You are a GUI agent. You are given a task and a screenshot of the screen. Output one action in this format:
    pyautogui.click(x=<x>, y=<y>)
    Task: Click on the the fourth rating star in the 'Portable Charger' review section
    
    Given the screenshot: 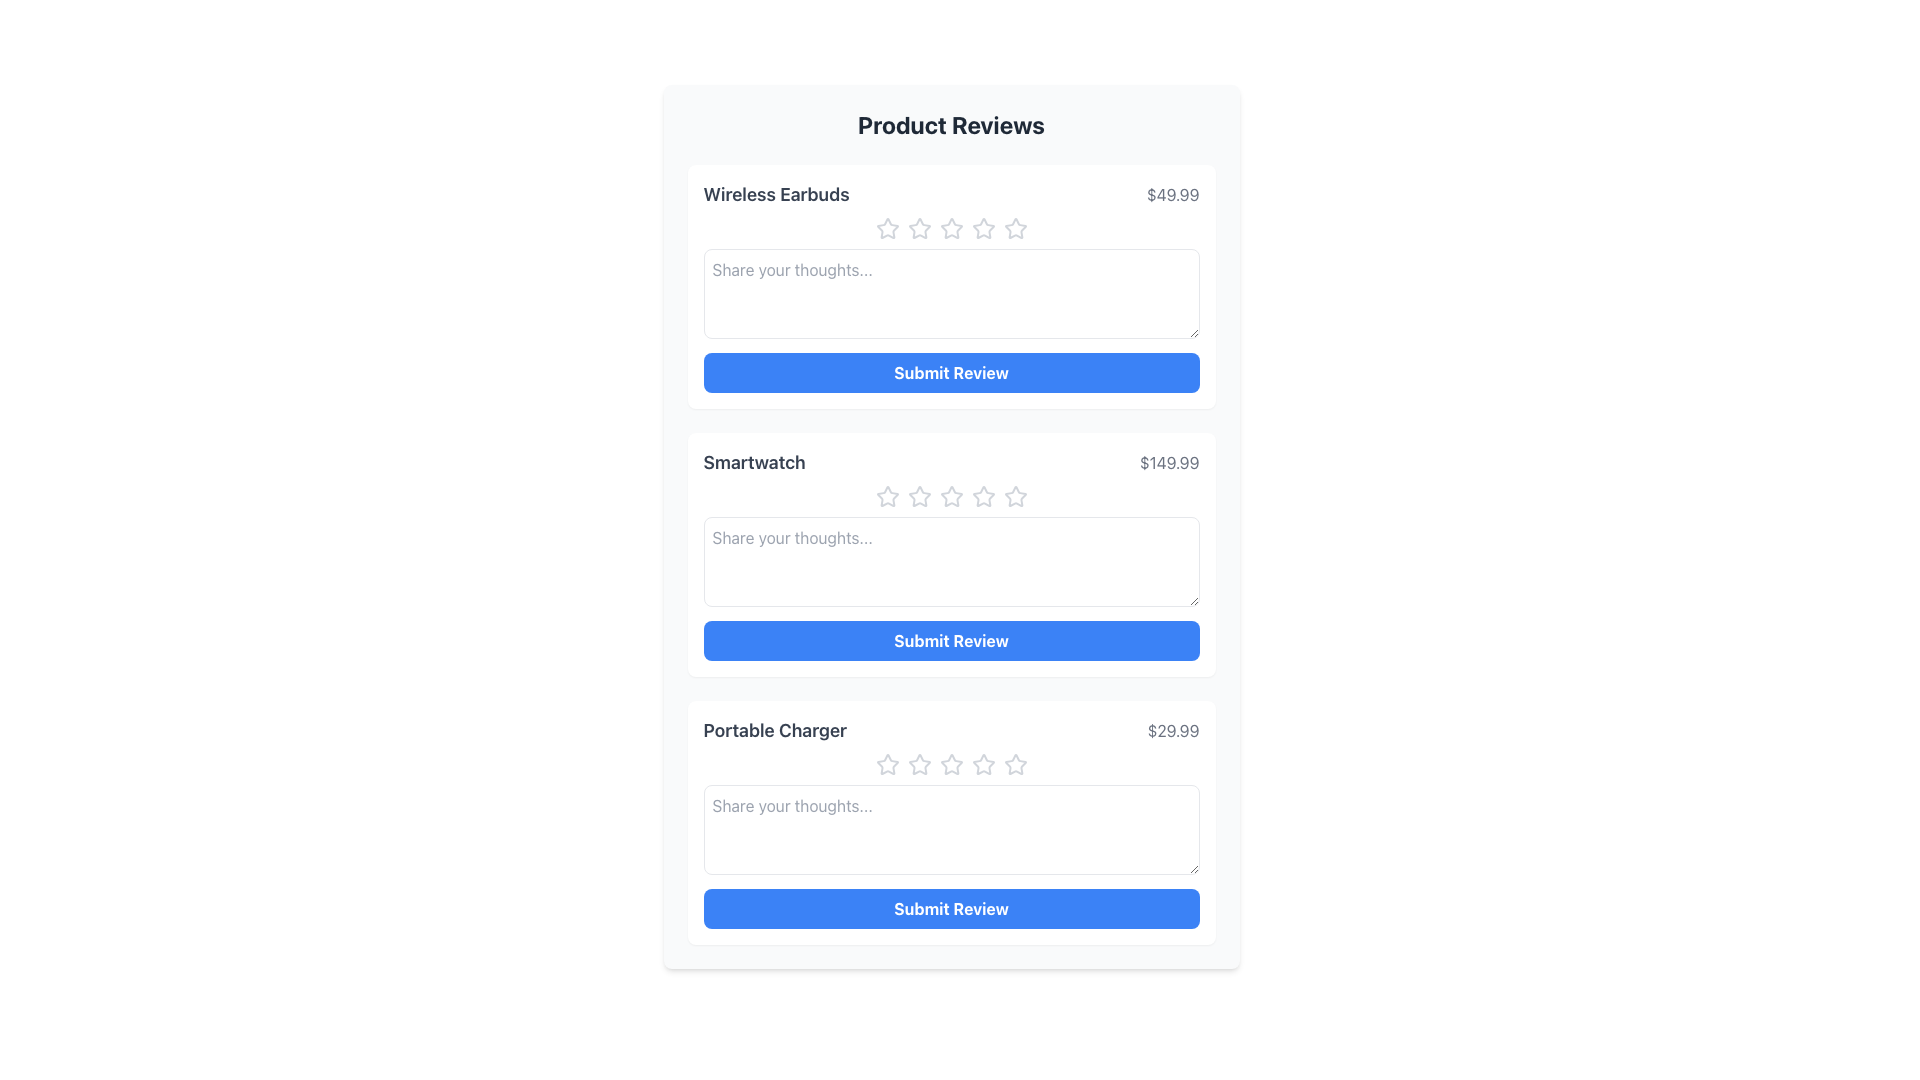 What is the action you would take?
    pyautogui.click(x=950, y=764)
    